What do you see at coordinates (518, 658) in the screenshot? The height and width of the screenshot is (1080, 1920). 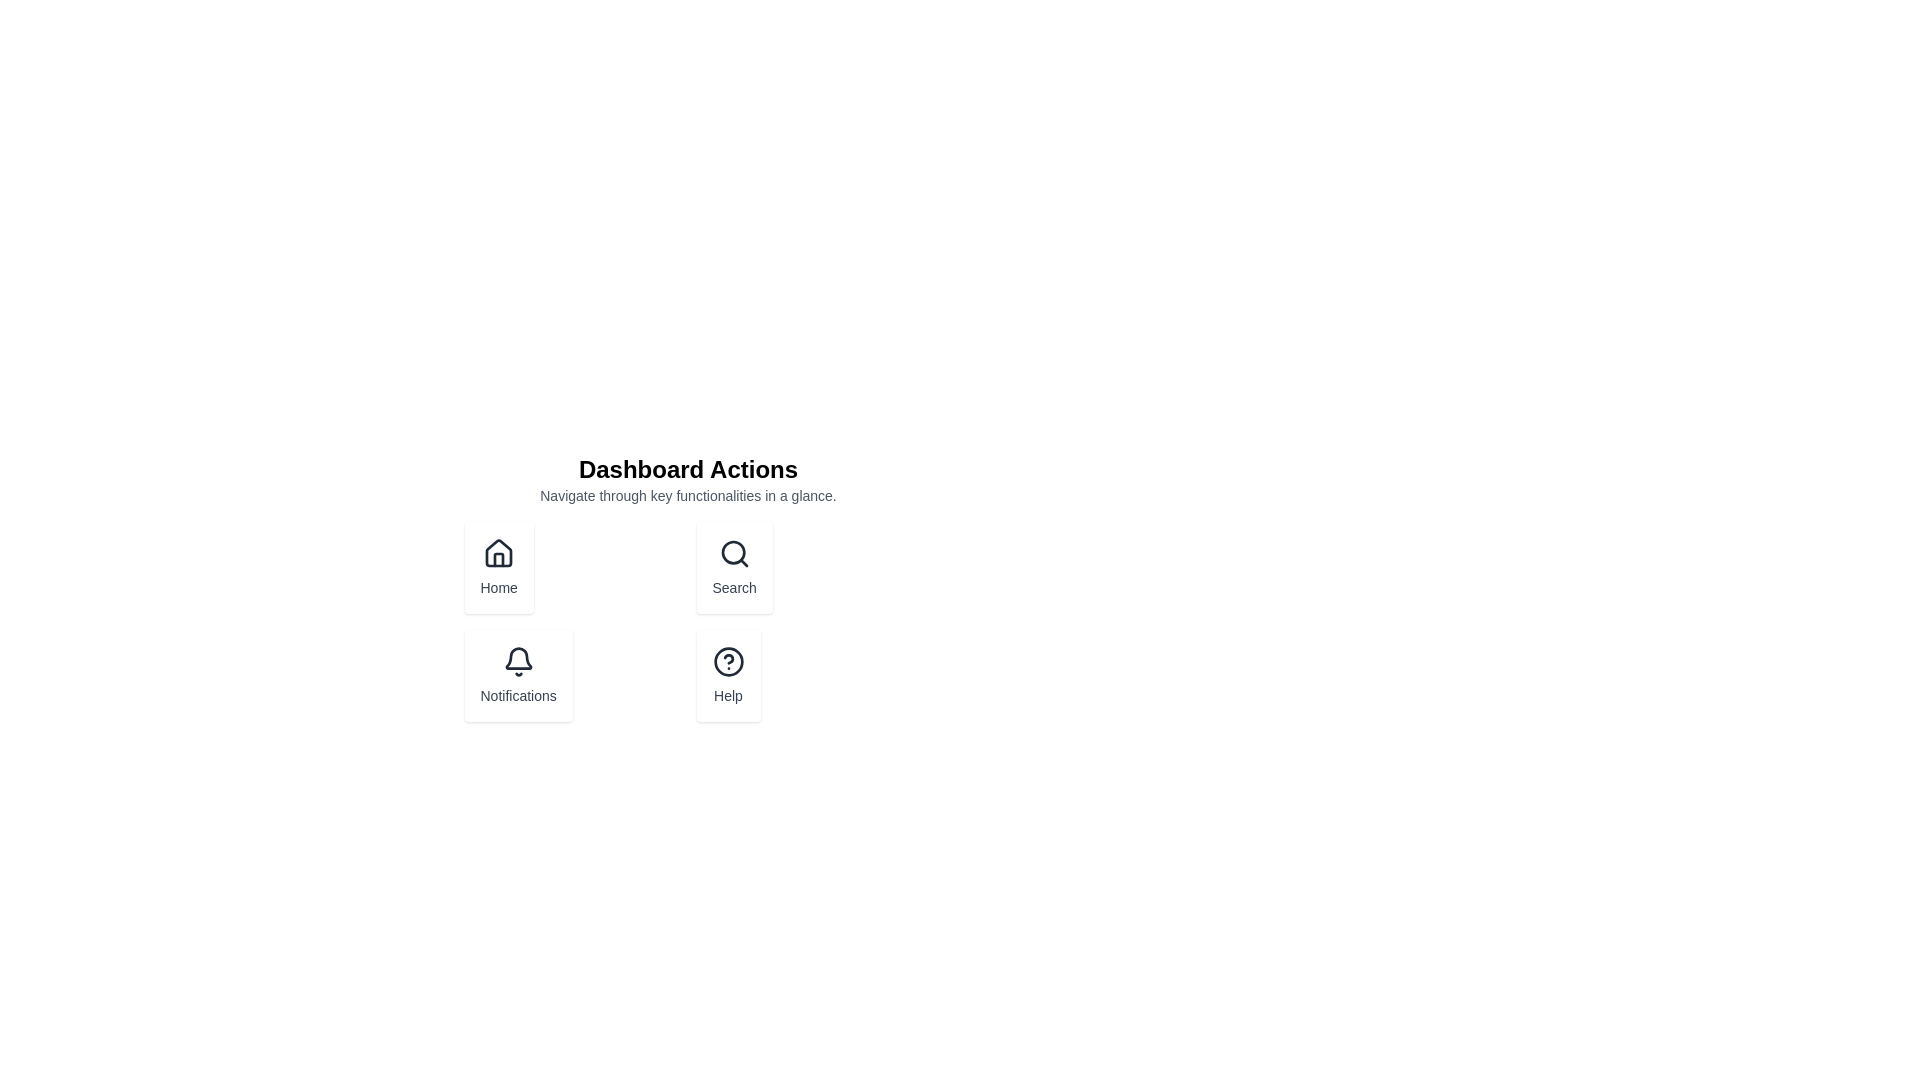 I see `the arc-like shape forming the body of the bell icon in the Notifications section of the dashboard layout` at bounding box center [518, 658].